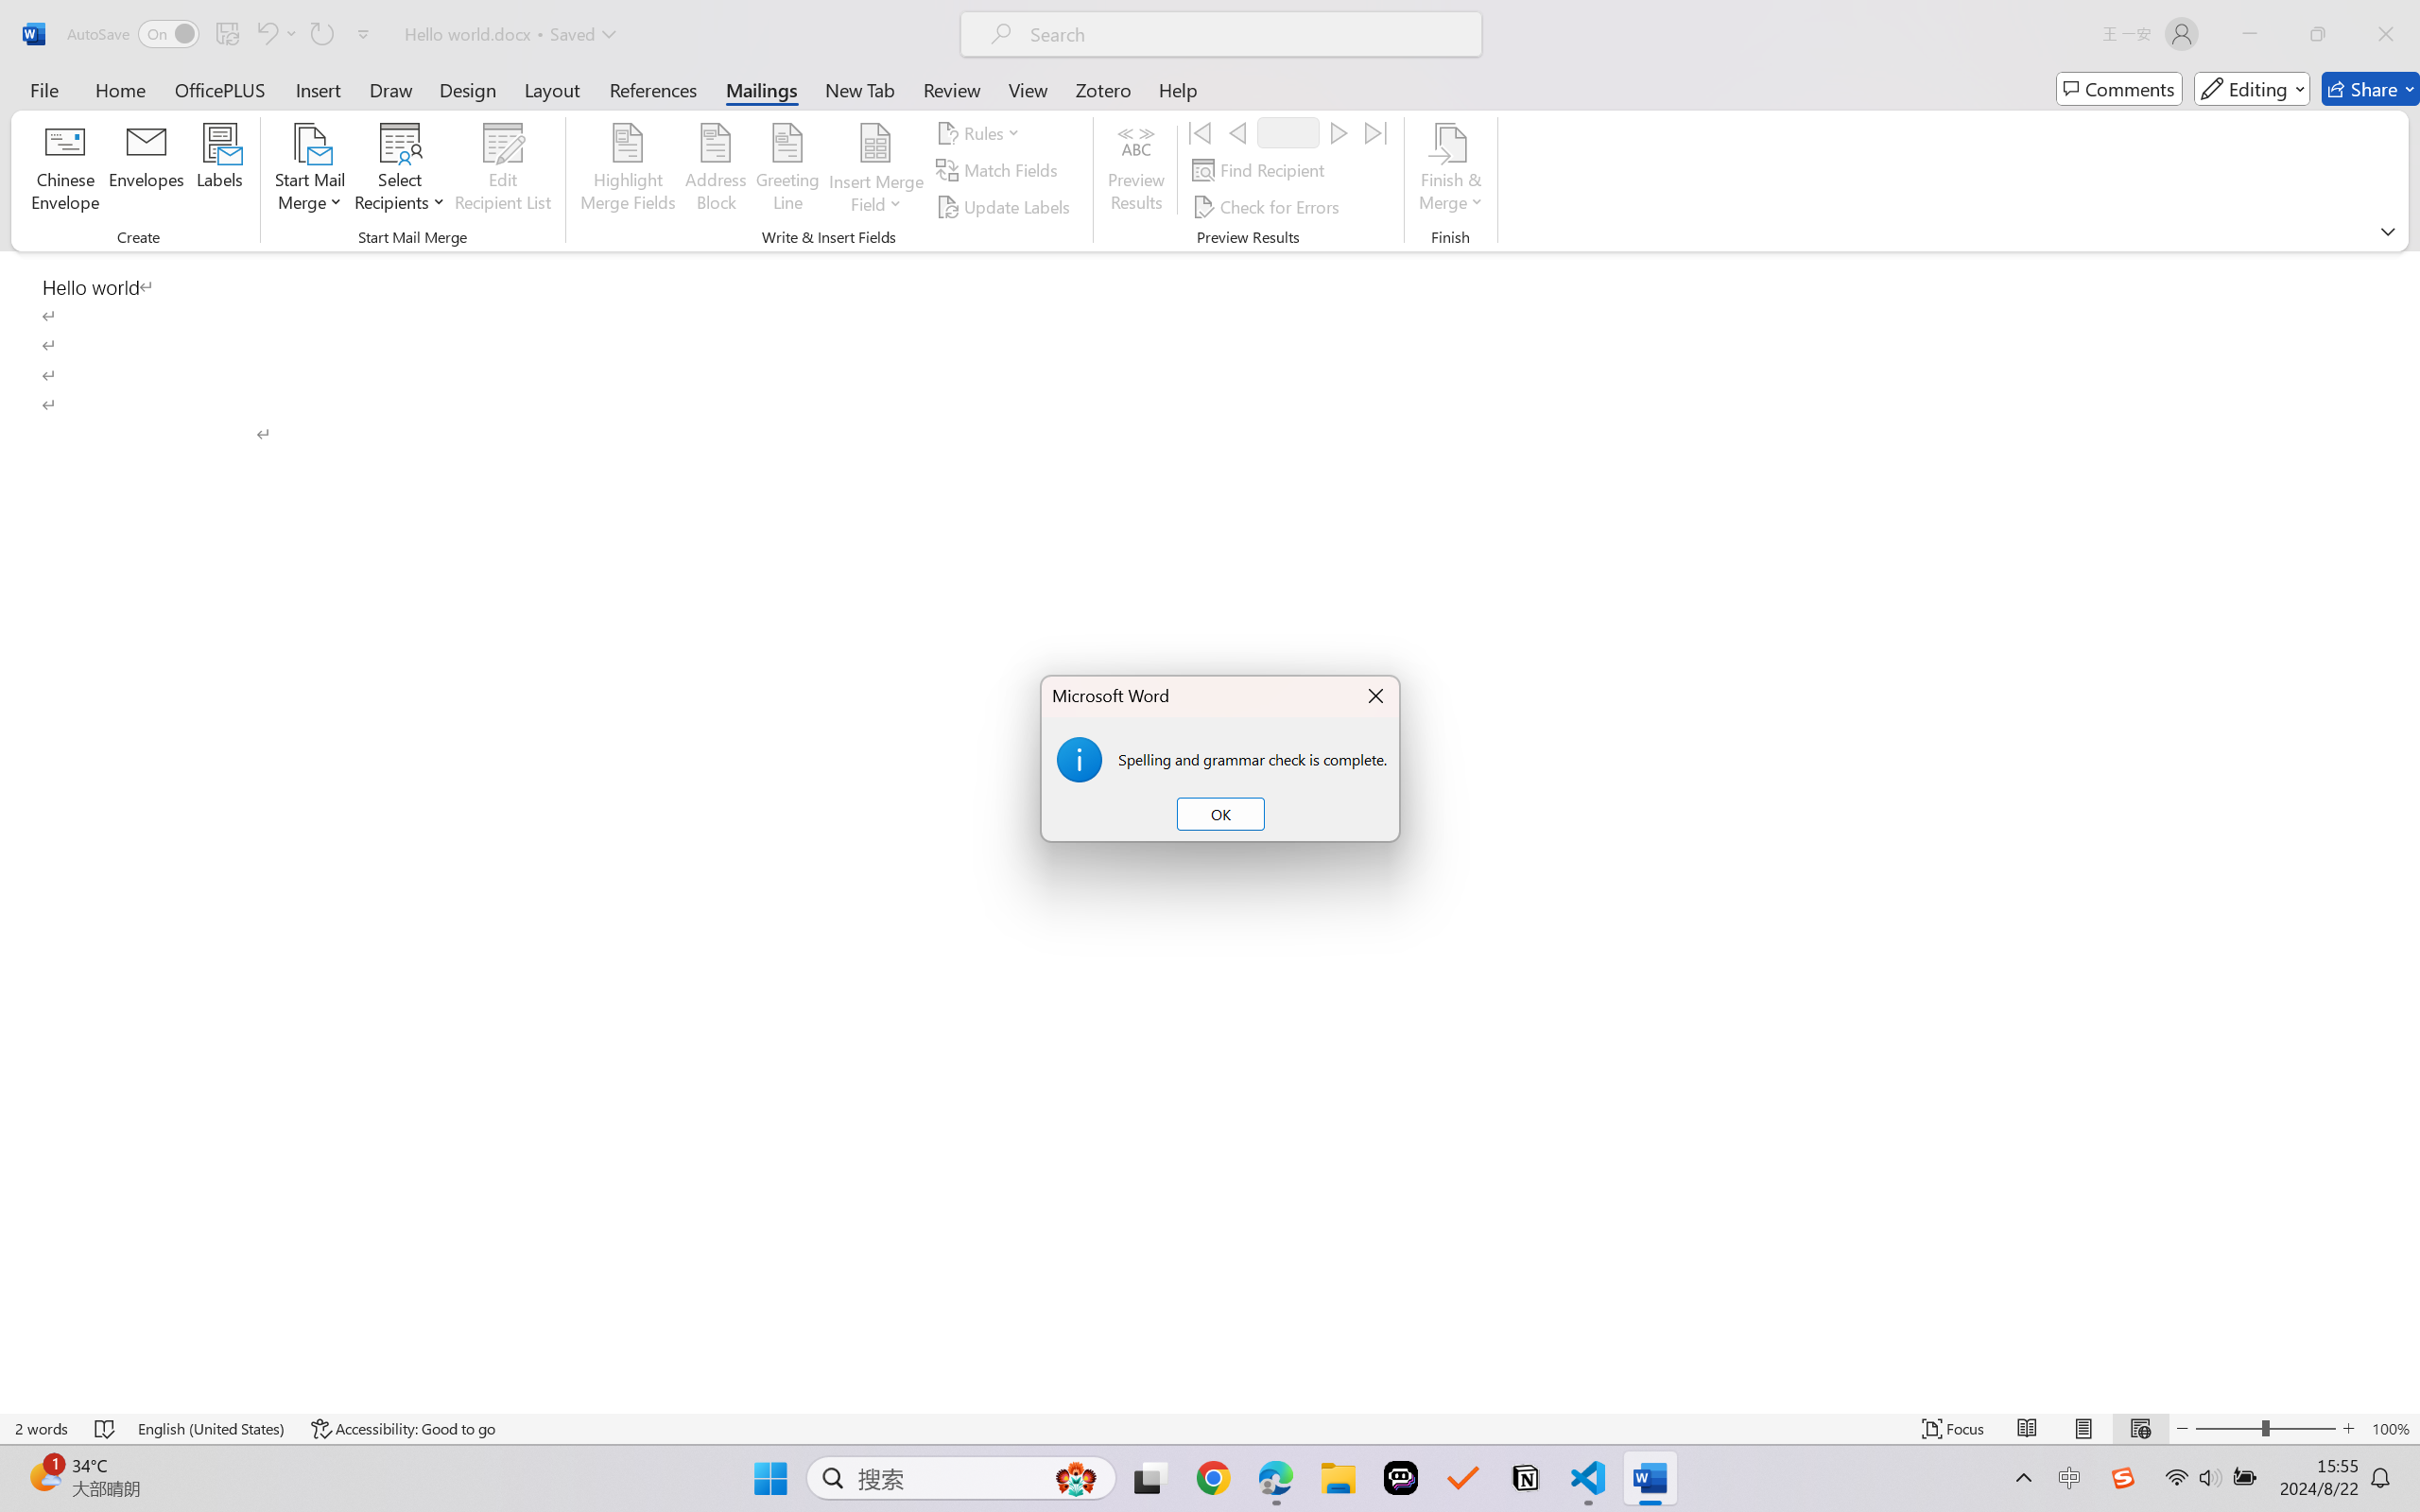 This screenshot has width=2420, height=1512. Describe the element at coordinates (1246, 33) in the screenshot. I see `'Microsoft search'` at that location.